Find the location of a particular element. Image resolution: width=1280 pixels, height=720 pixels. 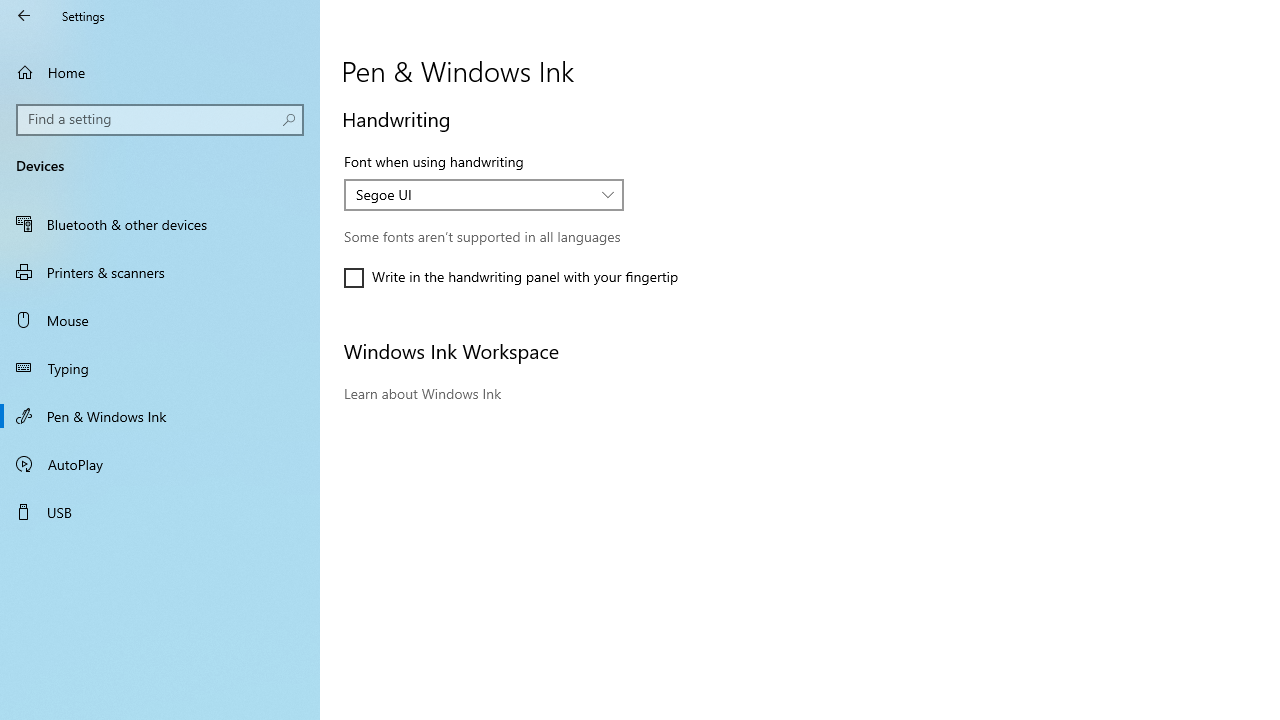

'Mouse' is located at coordinates (160, 319).